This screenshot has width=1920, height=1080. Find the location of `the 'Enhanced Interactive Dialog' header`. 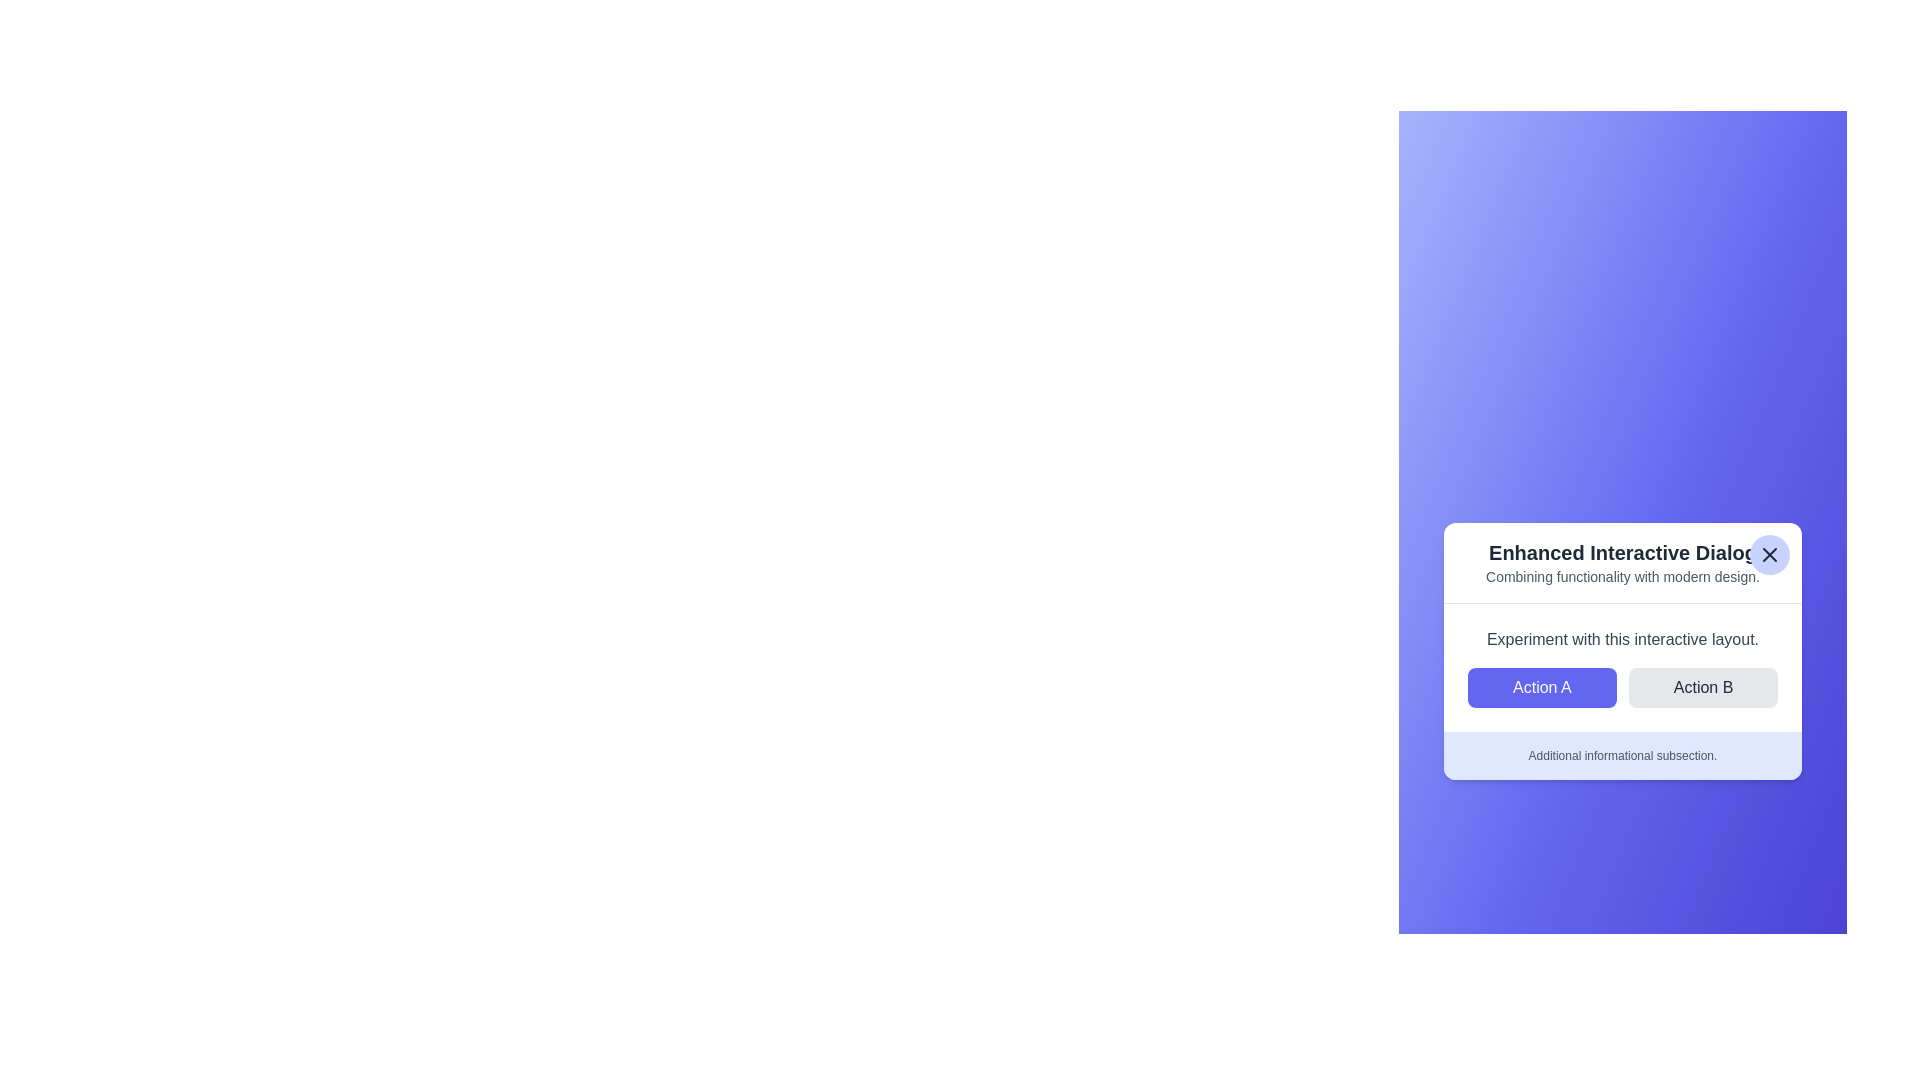

the 'Enhanced Interactive Dialog' header is located at coordinates (1622, 563).